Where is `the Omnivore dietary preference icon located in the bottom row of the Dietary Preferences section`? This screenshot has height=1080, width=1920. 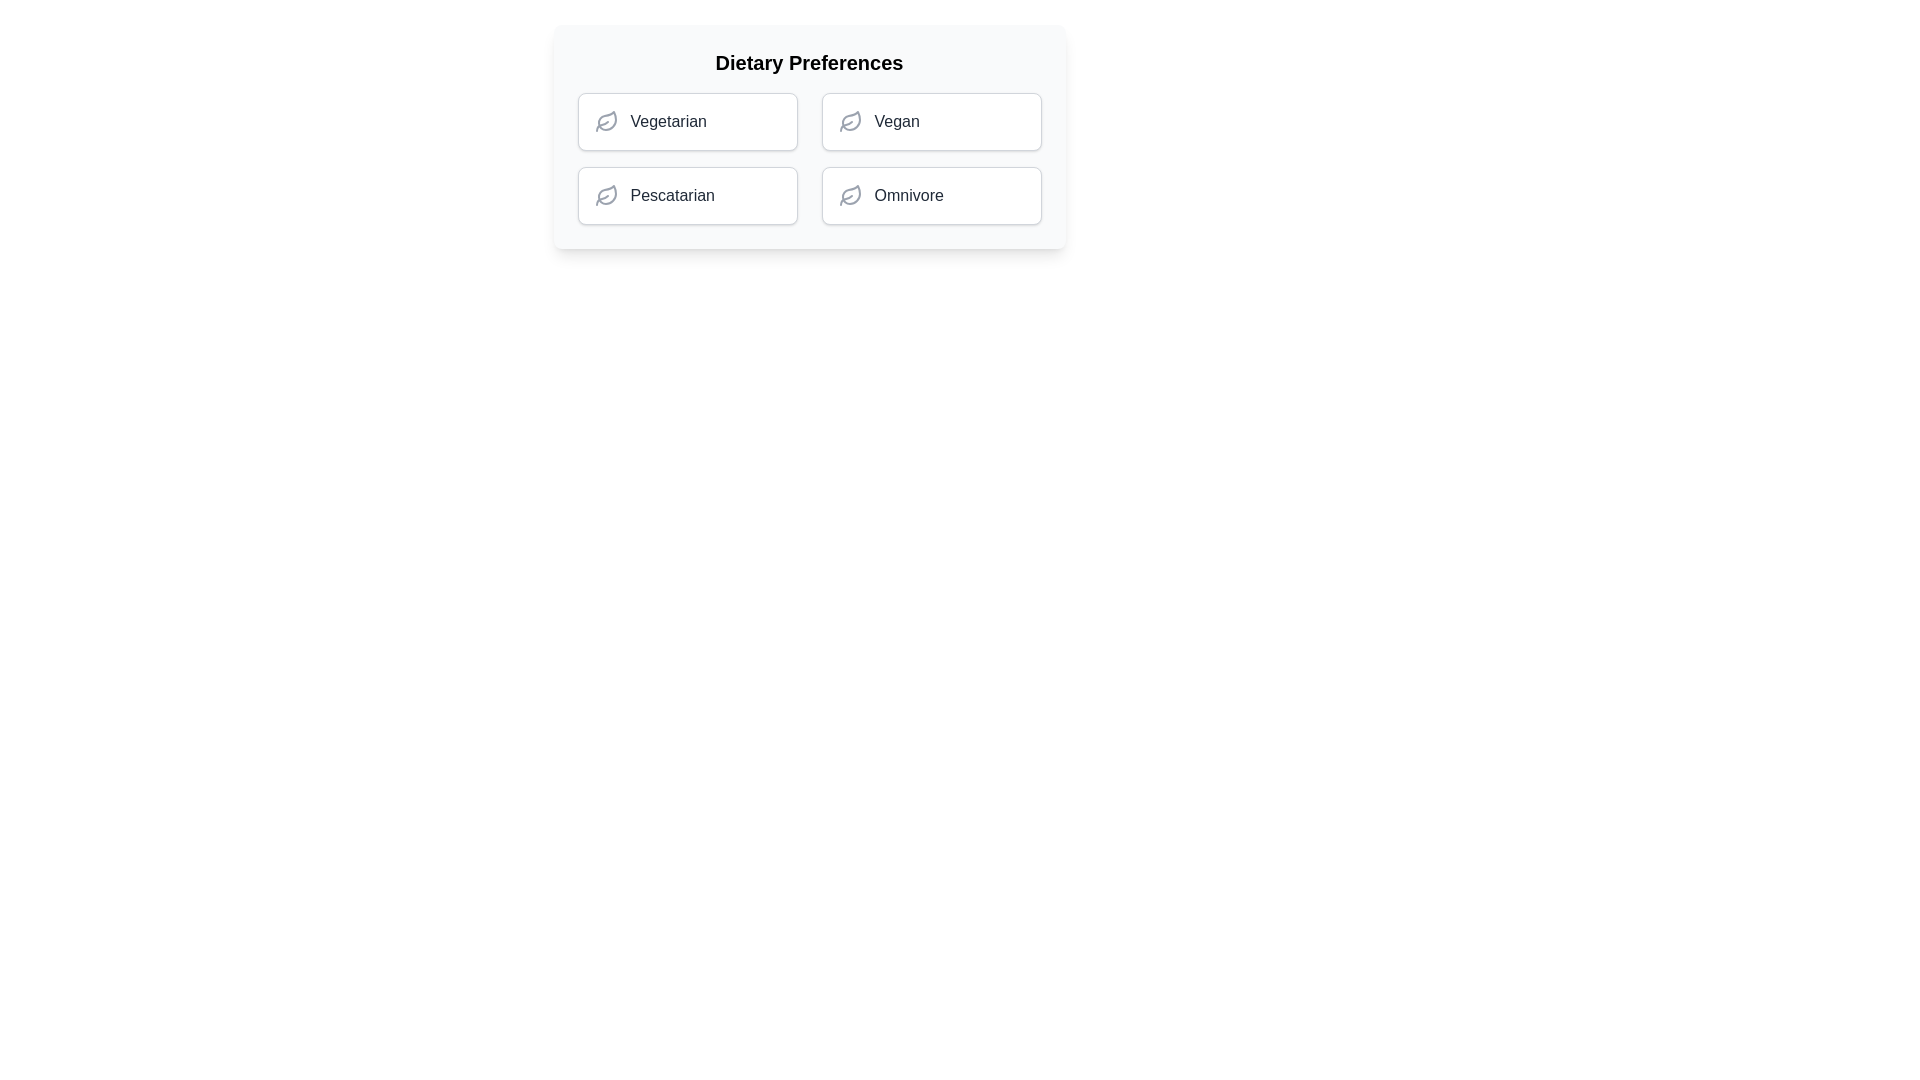 the Omnivore dietary preference icon located in the bottom row of the Dietary Preferences section is located at coordinates (850, 195).